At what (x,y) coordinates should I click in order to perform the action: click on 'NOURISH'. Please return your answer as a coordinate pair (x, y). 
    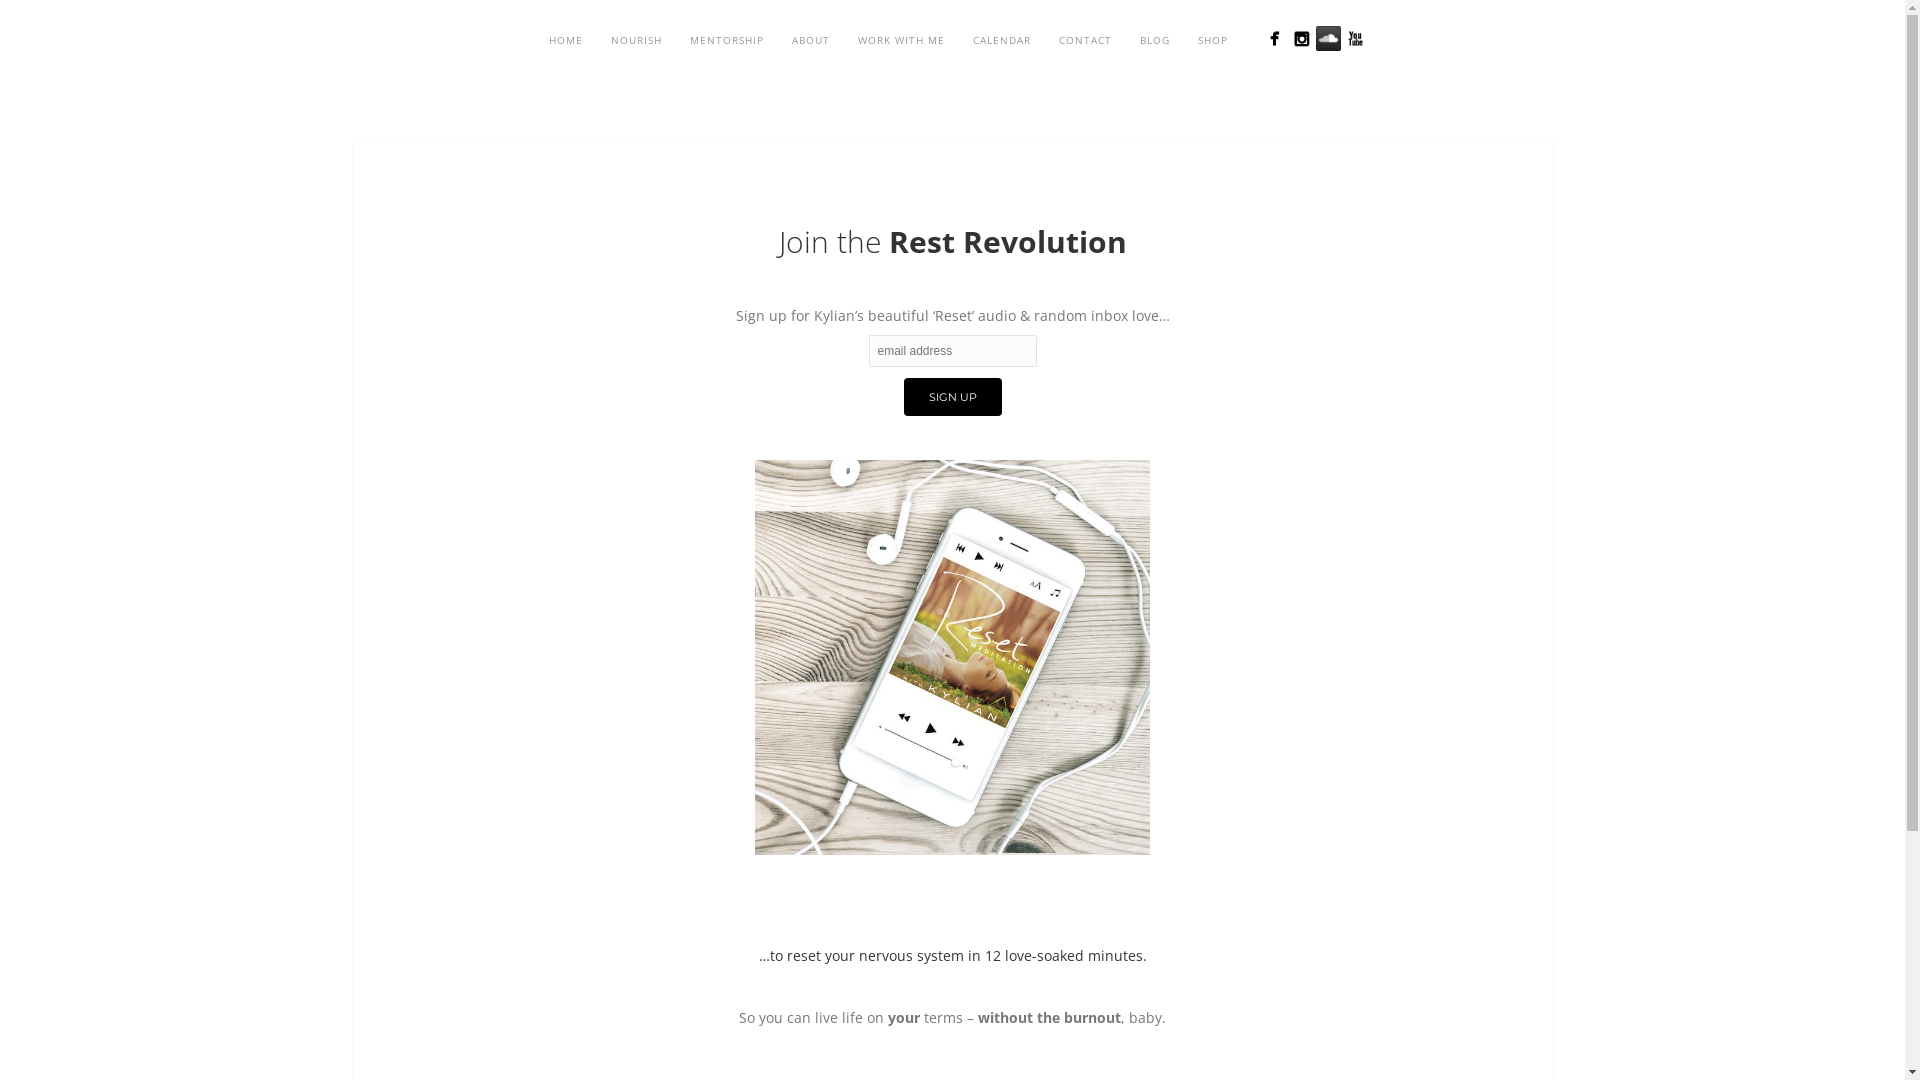
    Looking at the image, I should click on (635, 40).